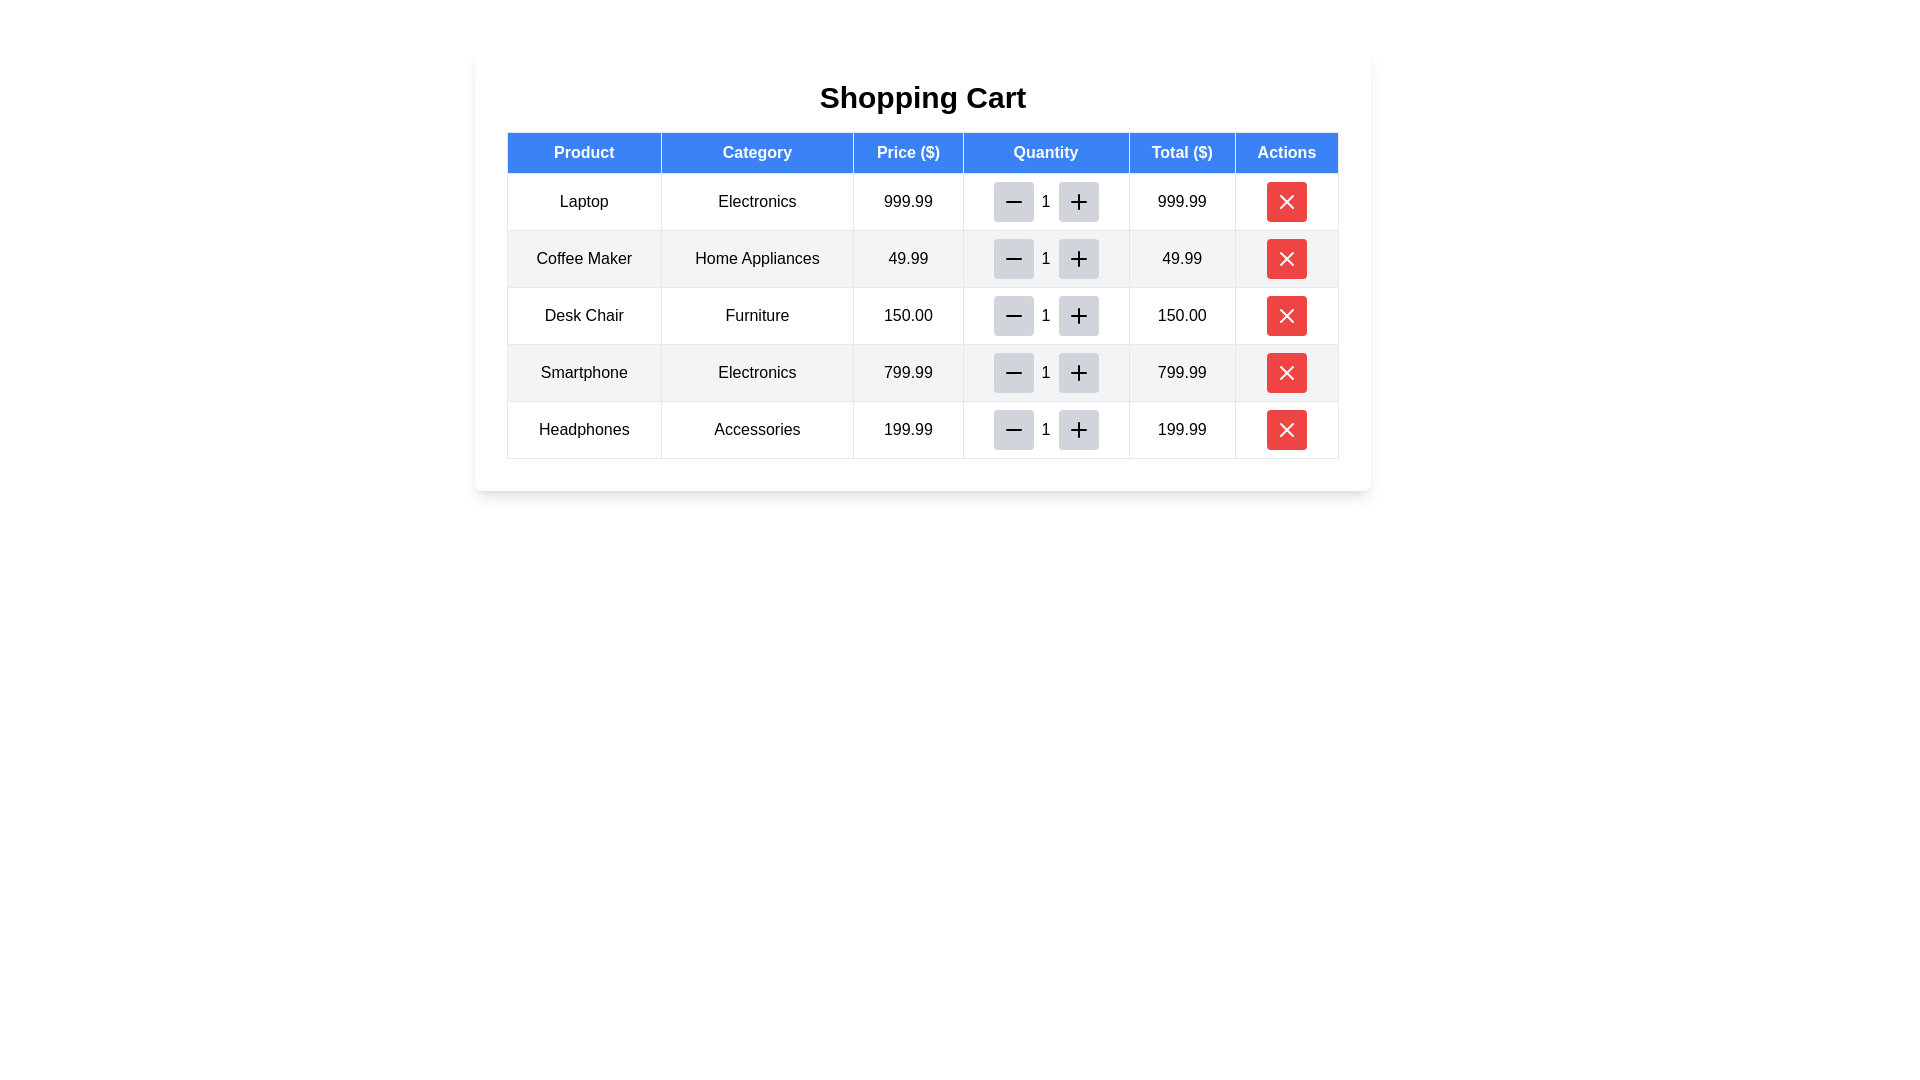 This screenshot has height=1080, width=1920. Describe the element at coordinates (1045, 428) in the screenshot. I see `the non-editable text display showing the current quantity of the item in the last row of the shopping cart table, located between the decrement and increment buttons` at that location.